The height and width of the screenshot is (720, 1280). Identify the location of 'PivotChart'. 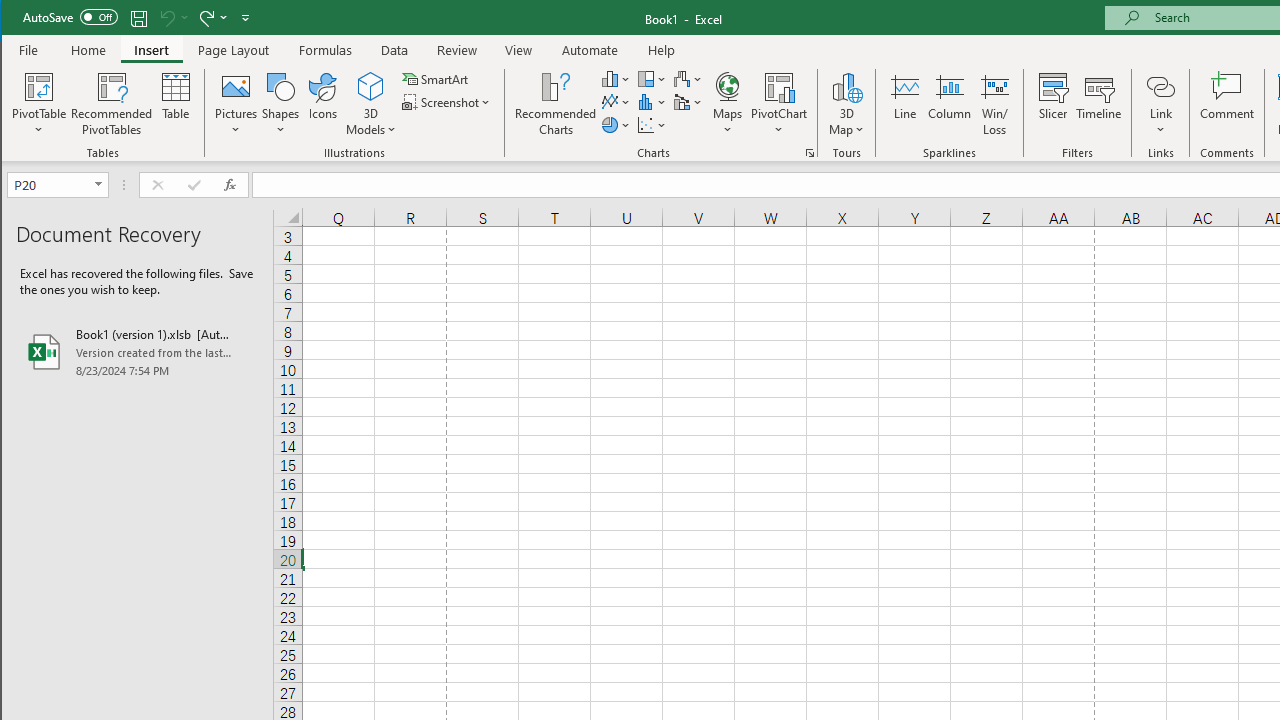
(778, 104).